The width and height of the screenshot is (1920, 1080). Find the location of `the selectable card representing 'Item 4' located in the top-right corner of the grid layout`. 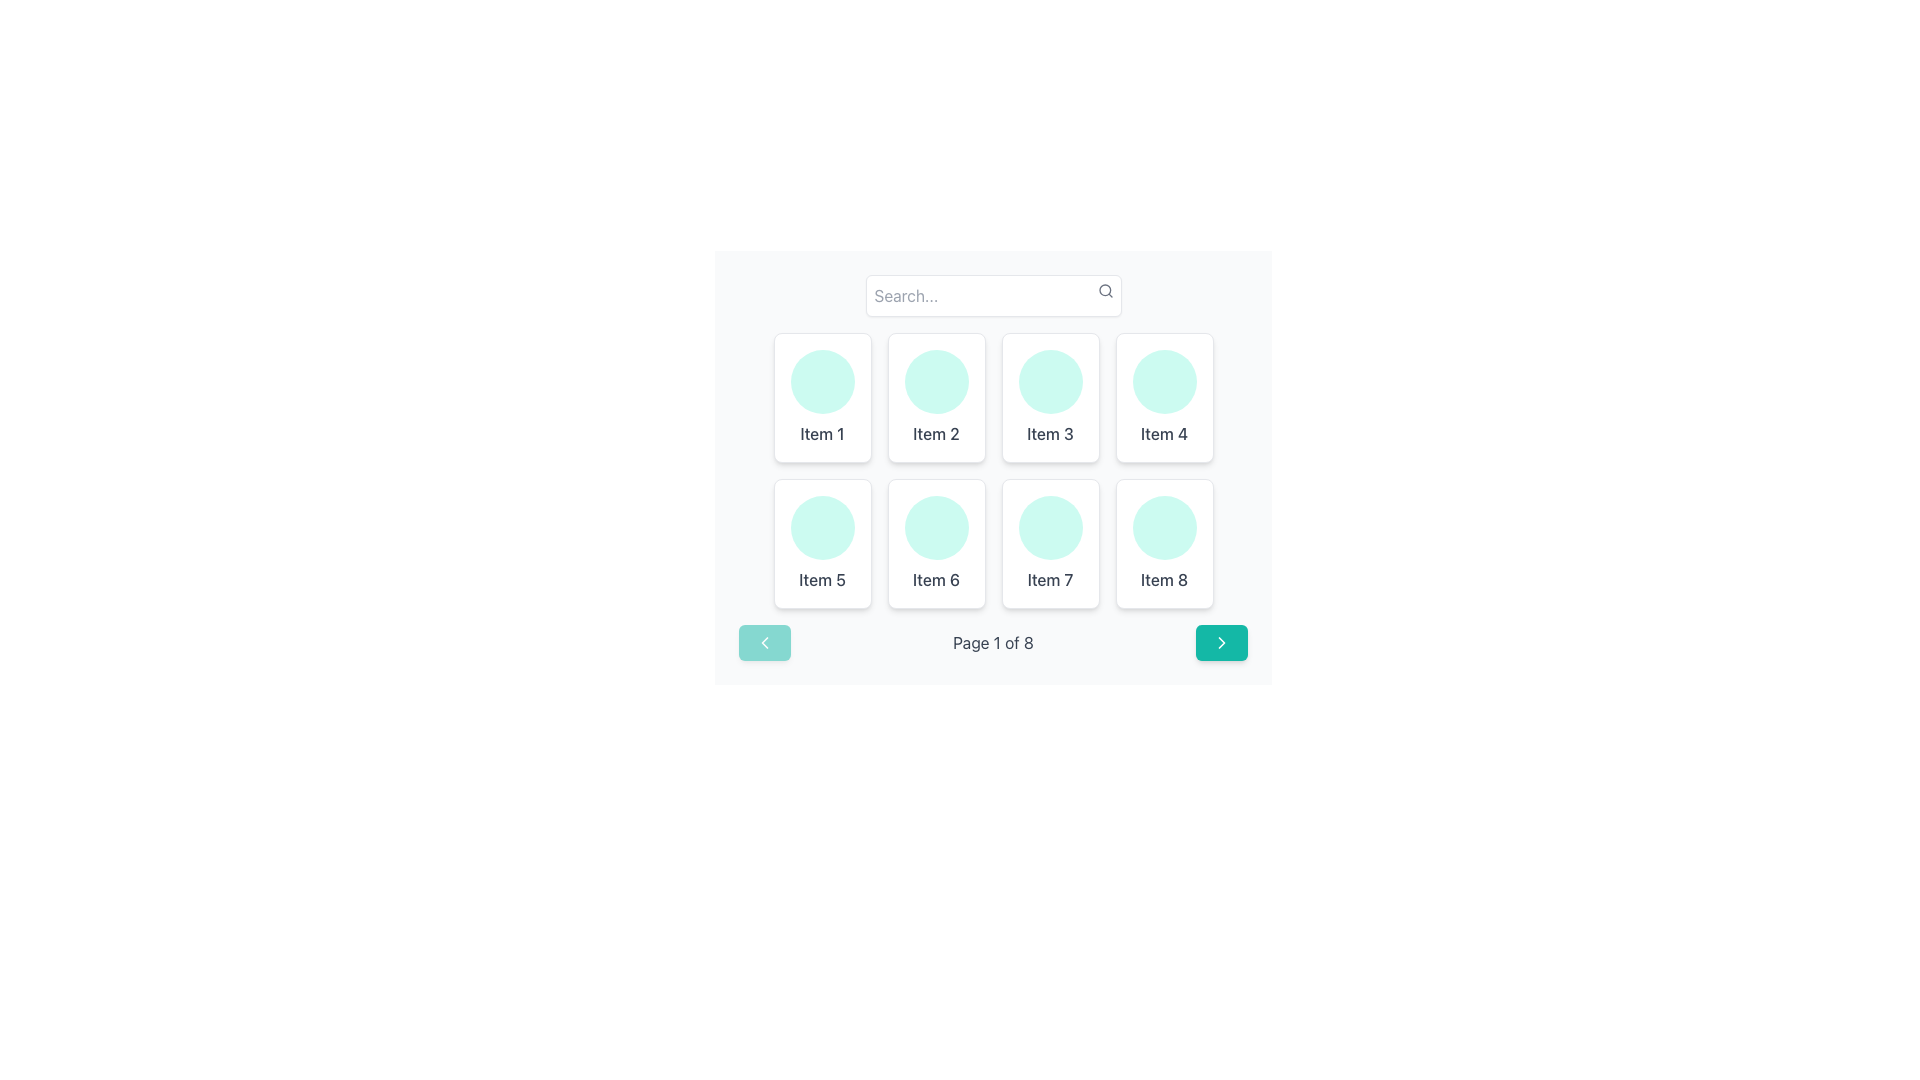

the selectable card representing 'Item 4' located in the top-right corner of the grid layout is located at coordinates (1164, 397).